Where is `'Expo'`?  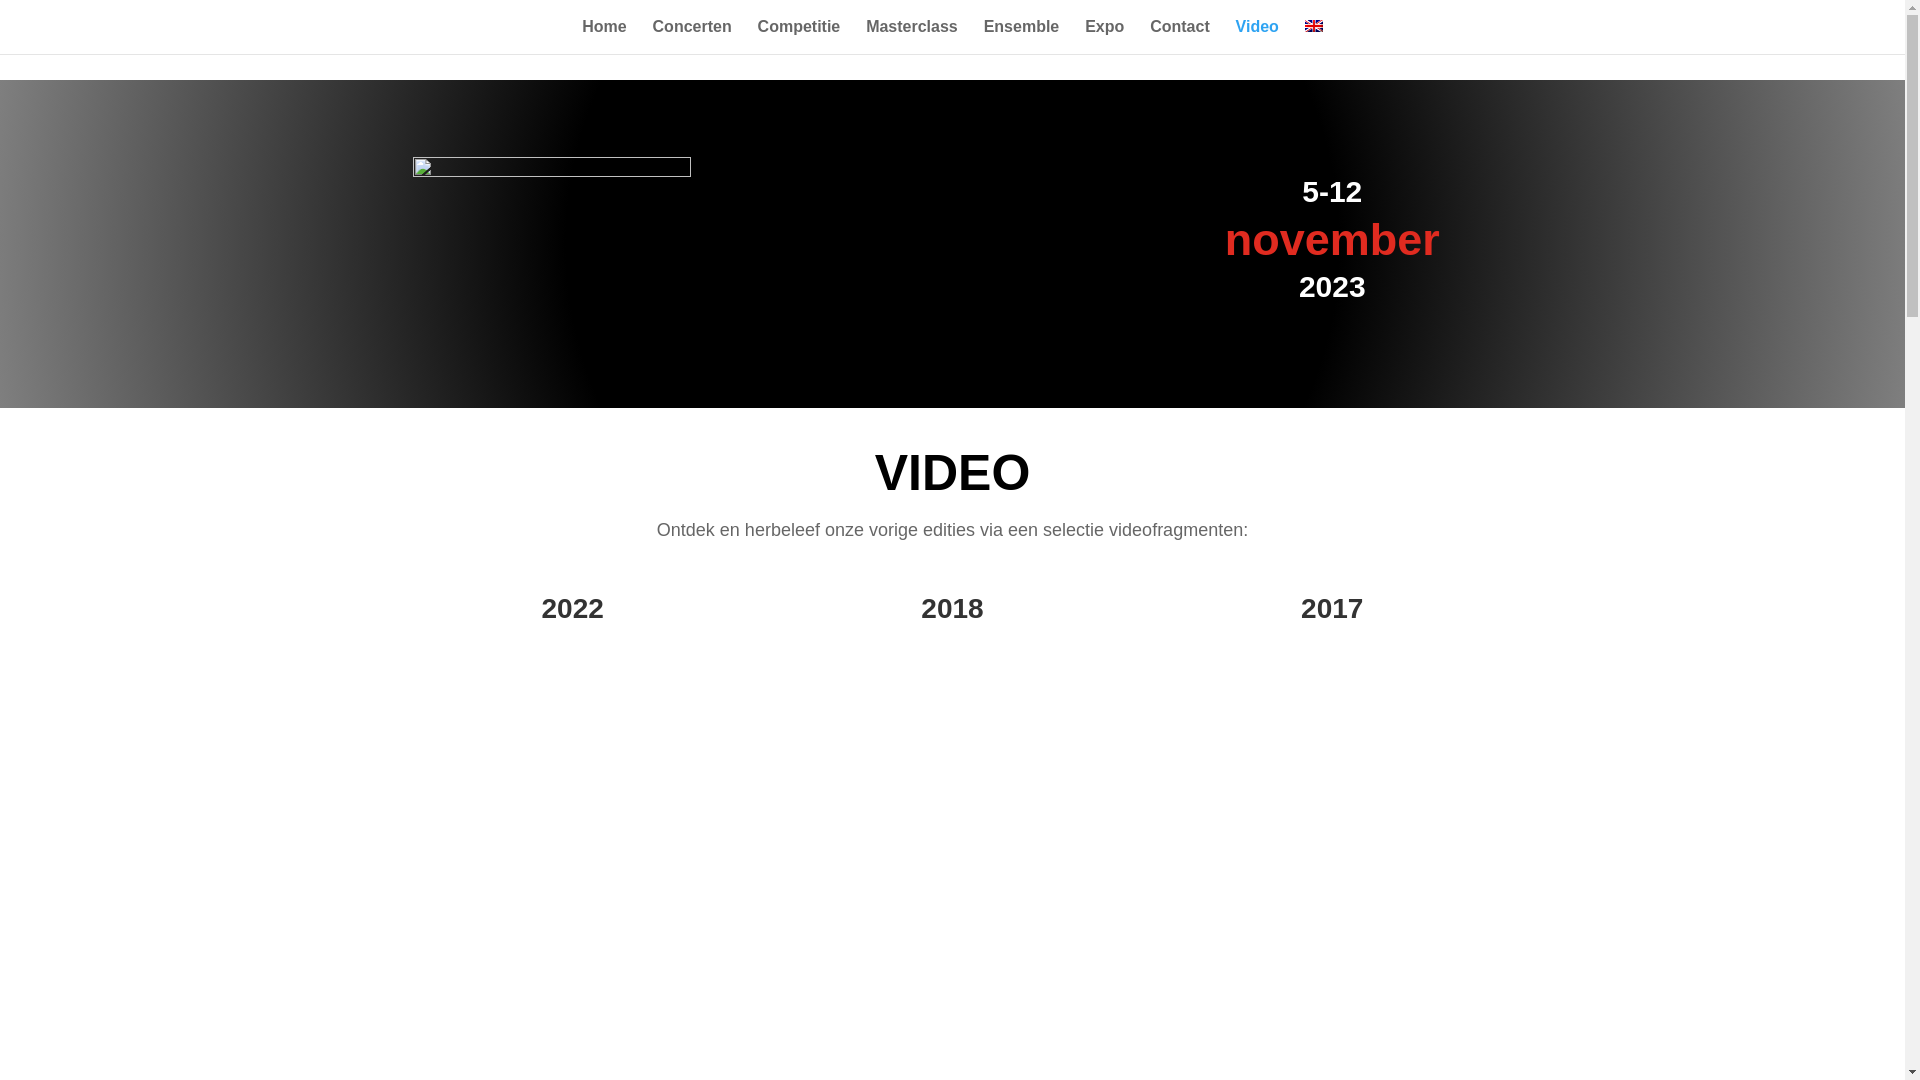 'Expo' is located at coordinates (1103, 37).